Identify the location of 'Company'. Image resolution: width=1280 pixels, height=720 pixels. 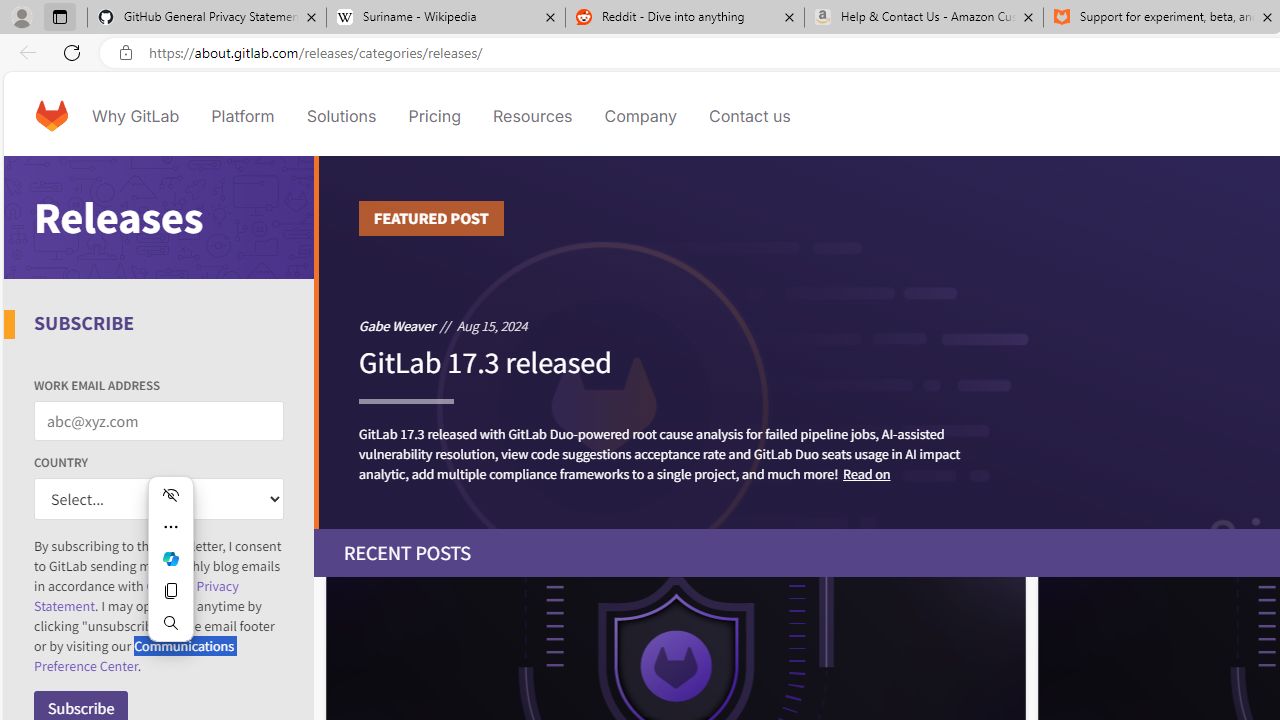
(640, 115).